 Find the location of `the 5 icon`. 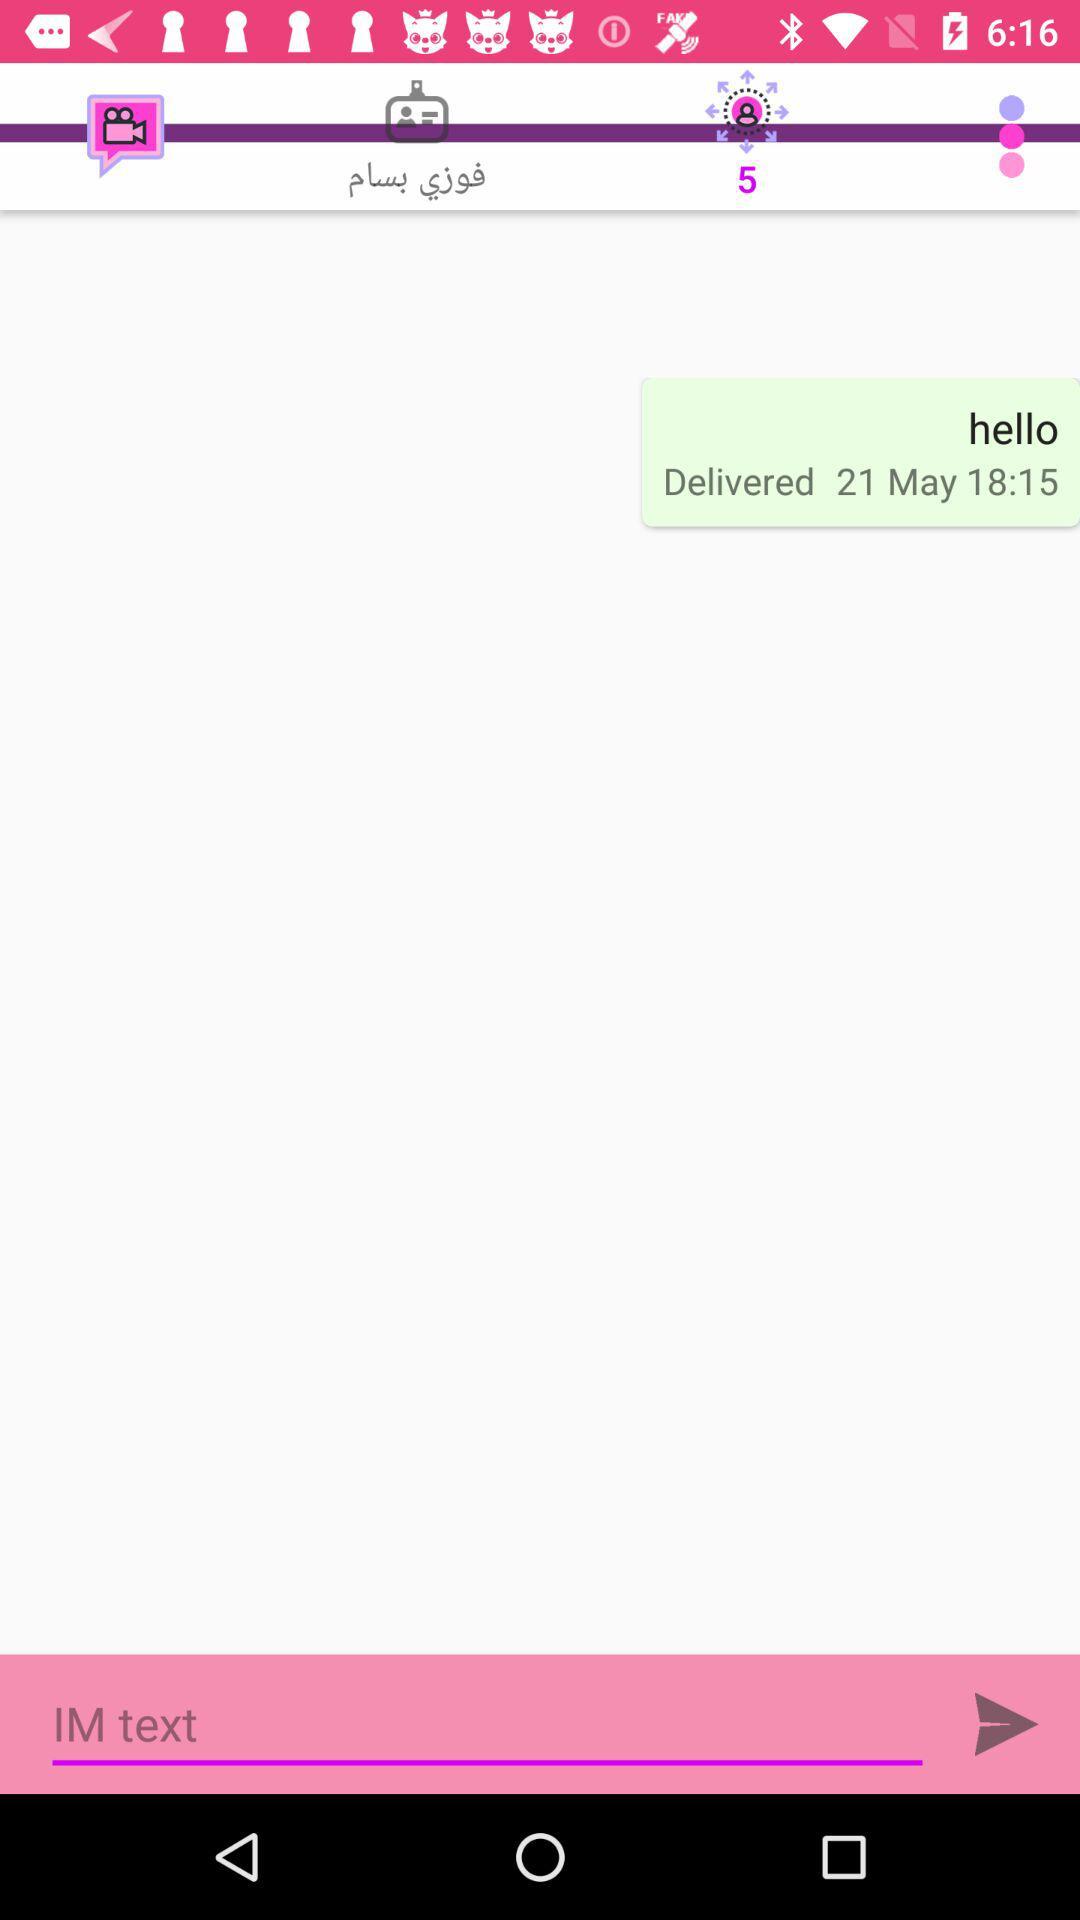

the 5 icon is located at coordinates (747, 135).